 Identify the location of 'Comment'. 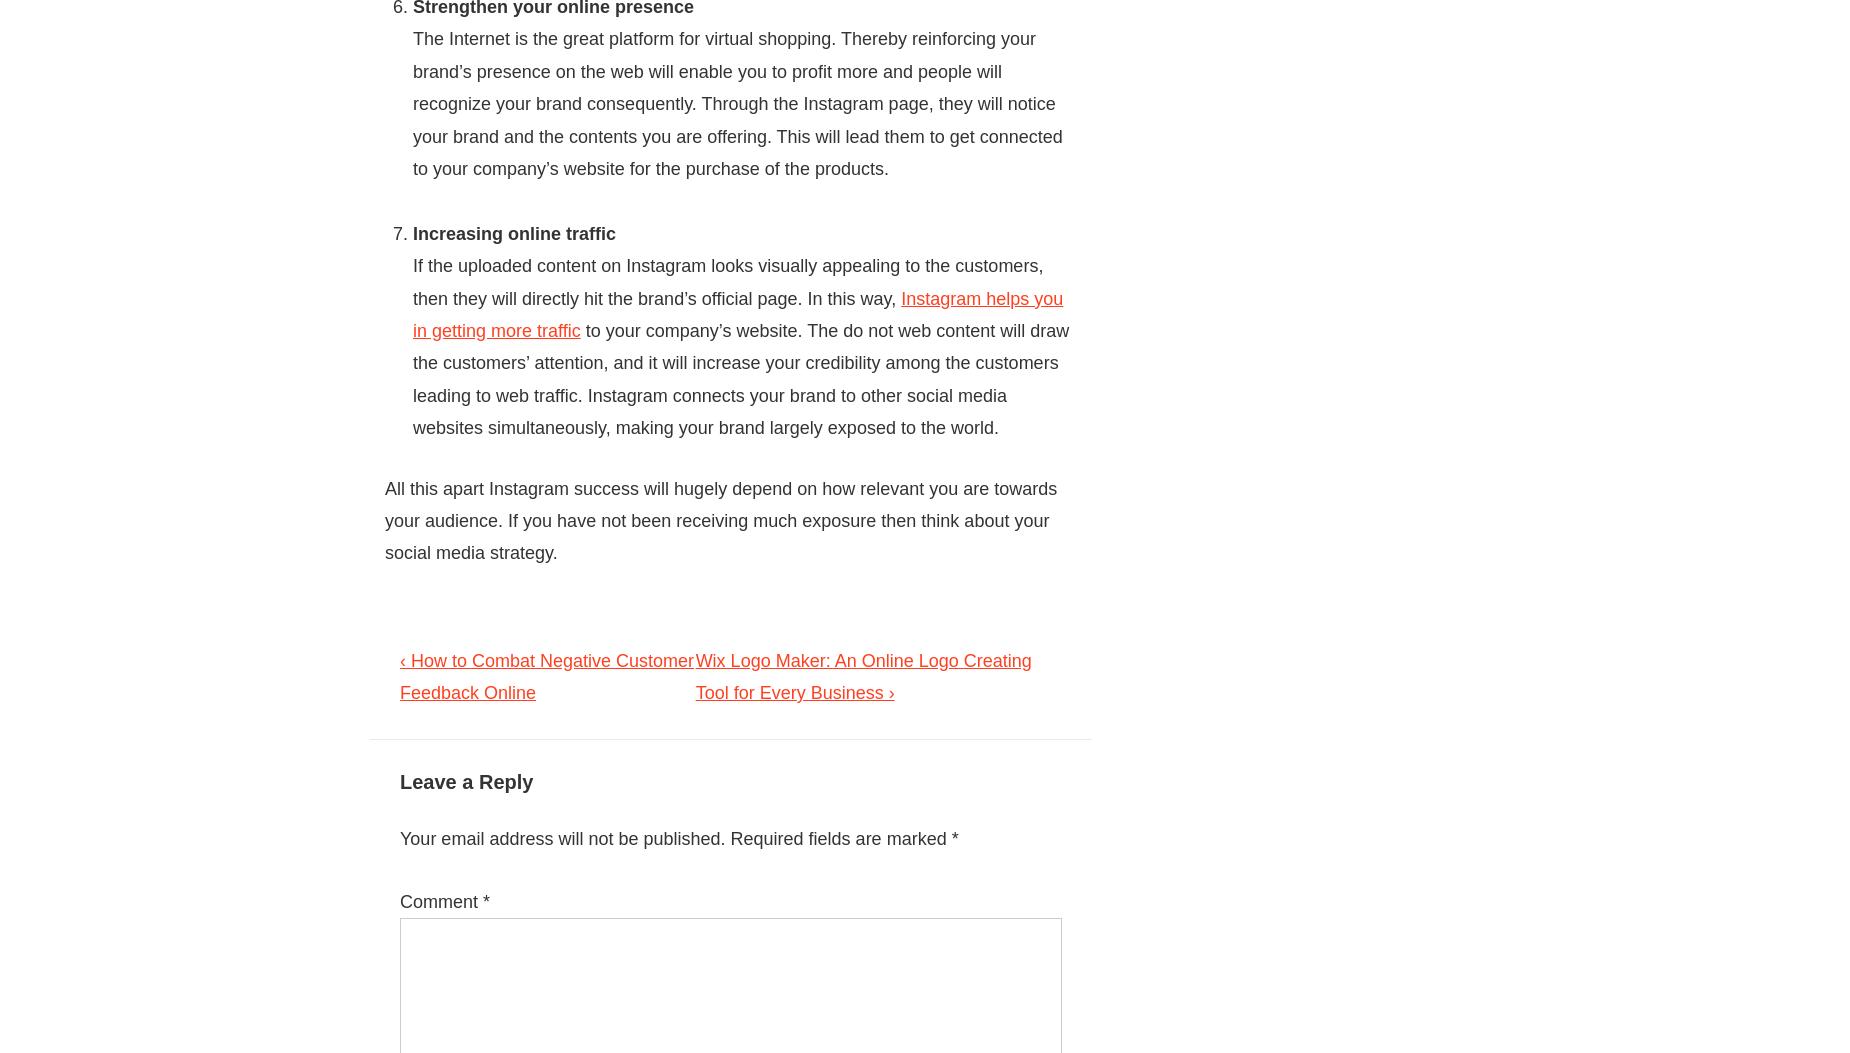
(440, 901).